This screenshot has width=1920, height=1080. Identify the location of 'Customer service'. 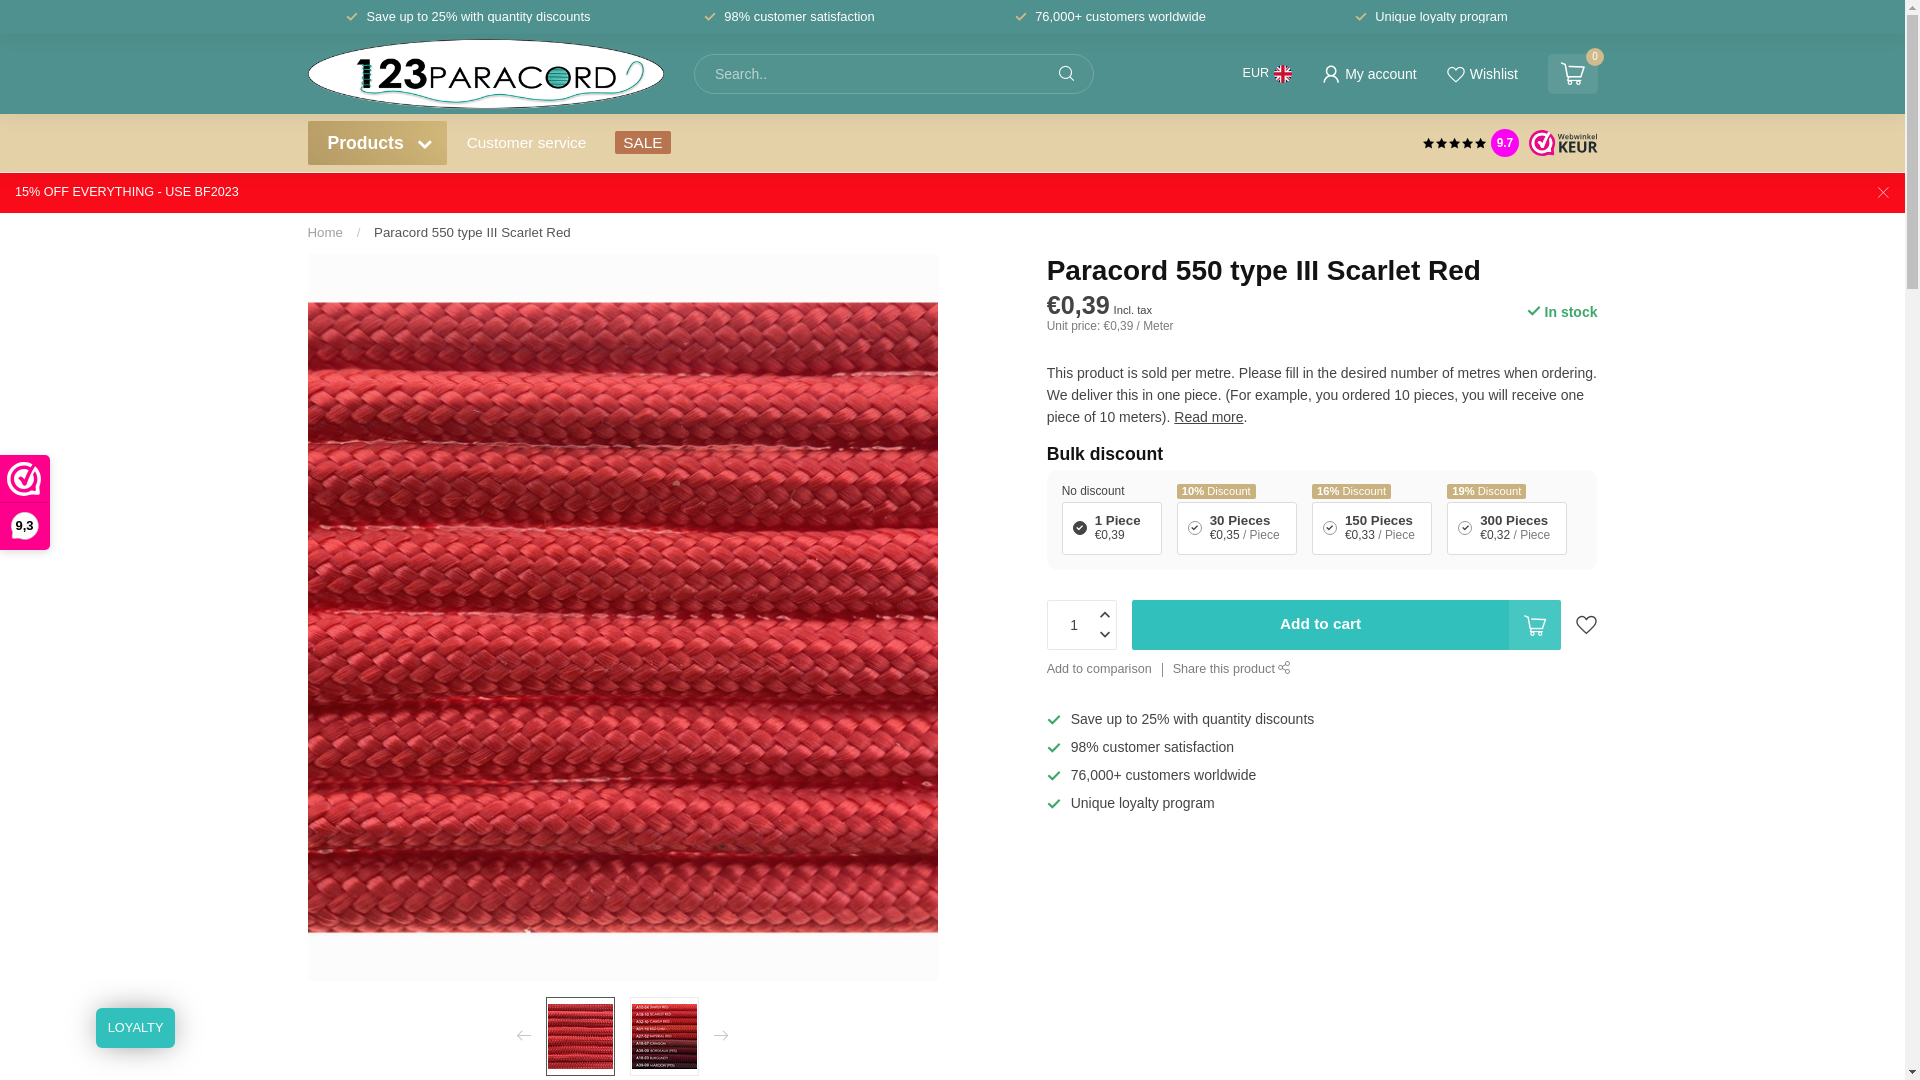
(527, 141).